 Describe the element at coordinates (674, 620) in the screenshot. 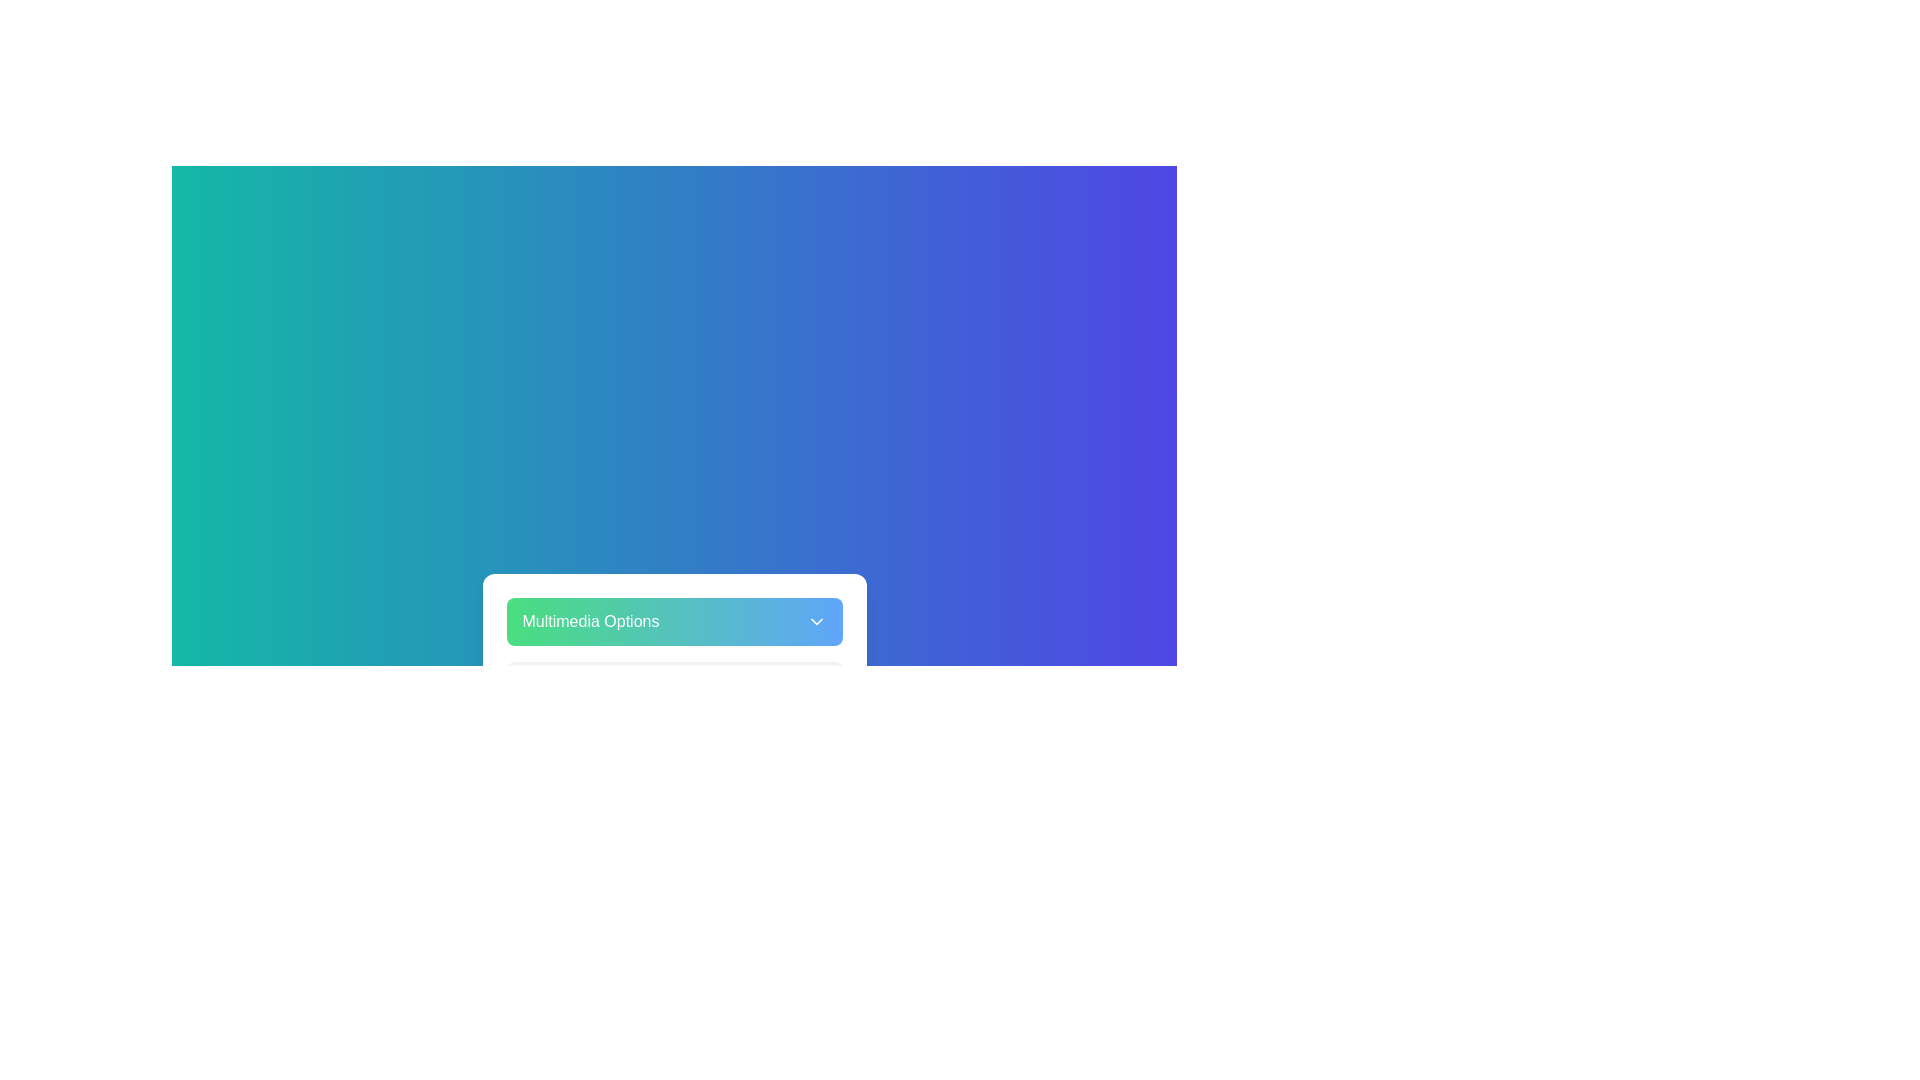

I see `the 'Multimedia Options' button to toggle the multimedia menu visibility` at that location.